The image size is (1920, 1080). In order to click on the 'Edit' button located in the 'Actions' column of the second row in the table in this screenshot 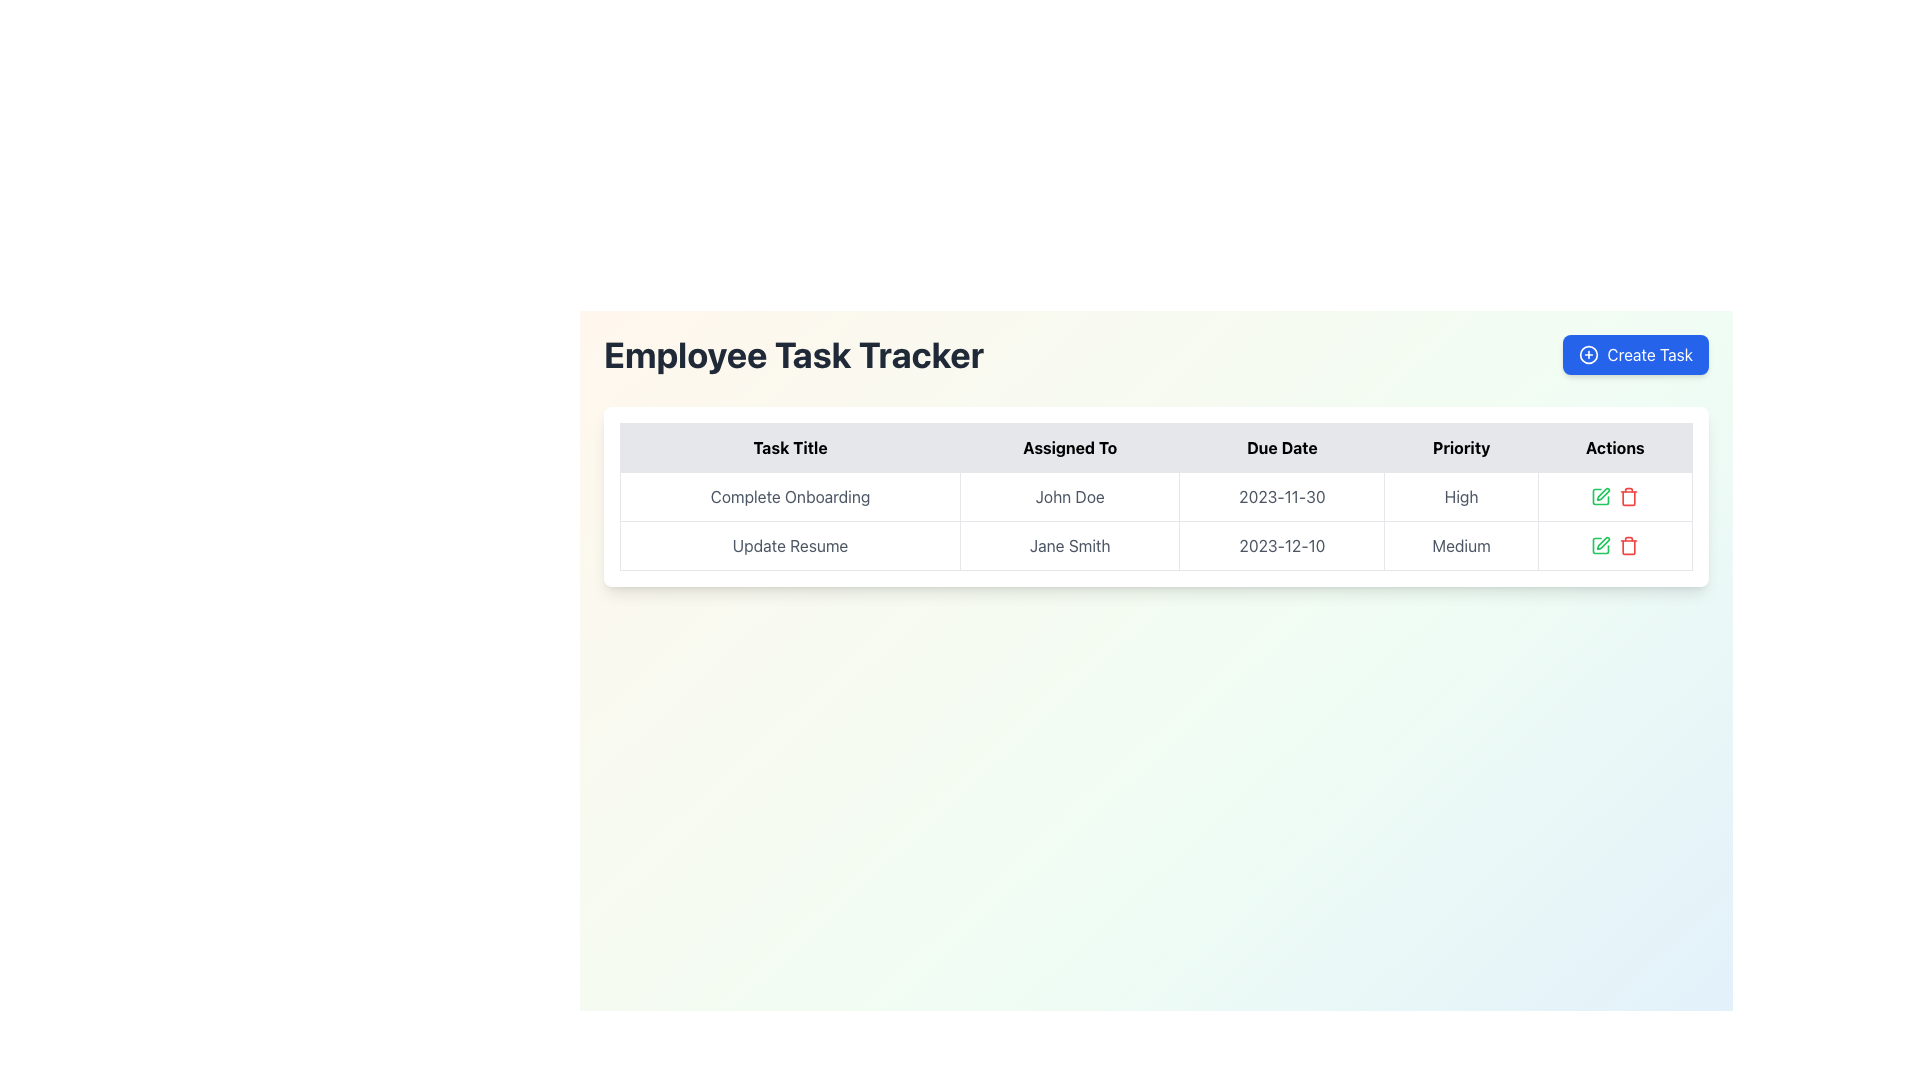, I will do `click(1601, 496)`.